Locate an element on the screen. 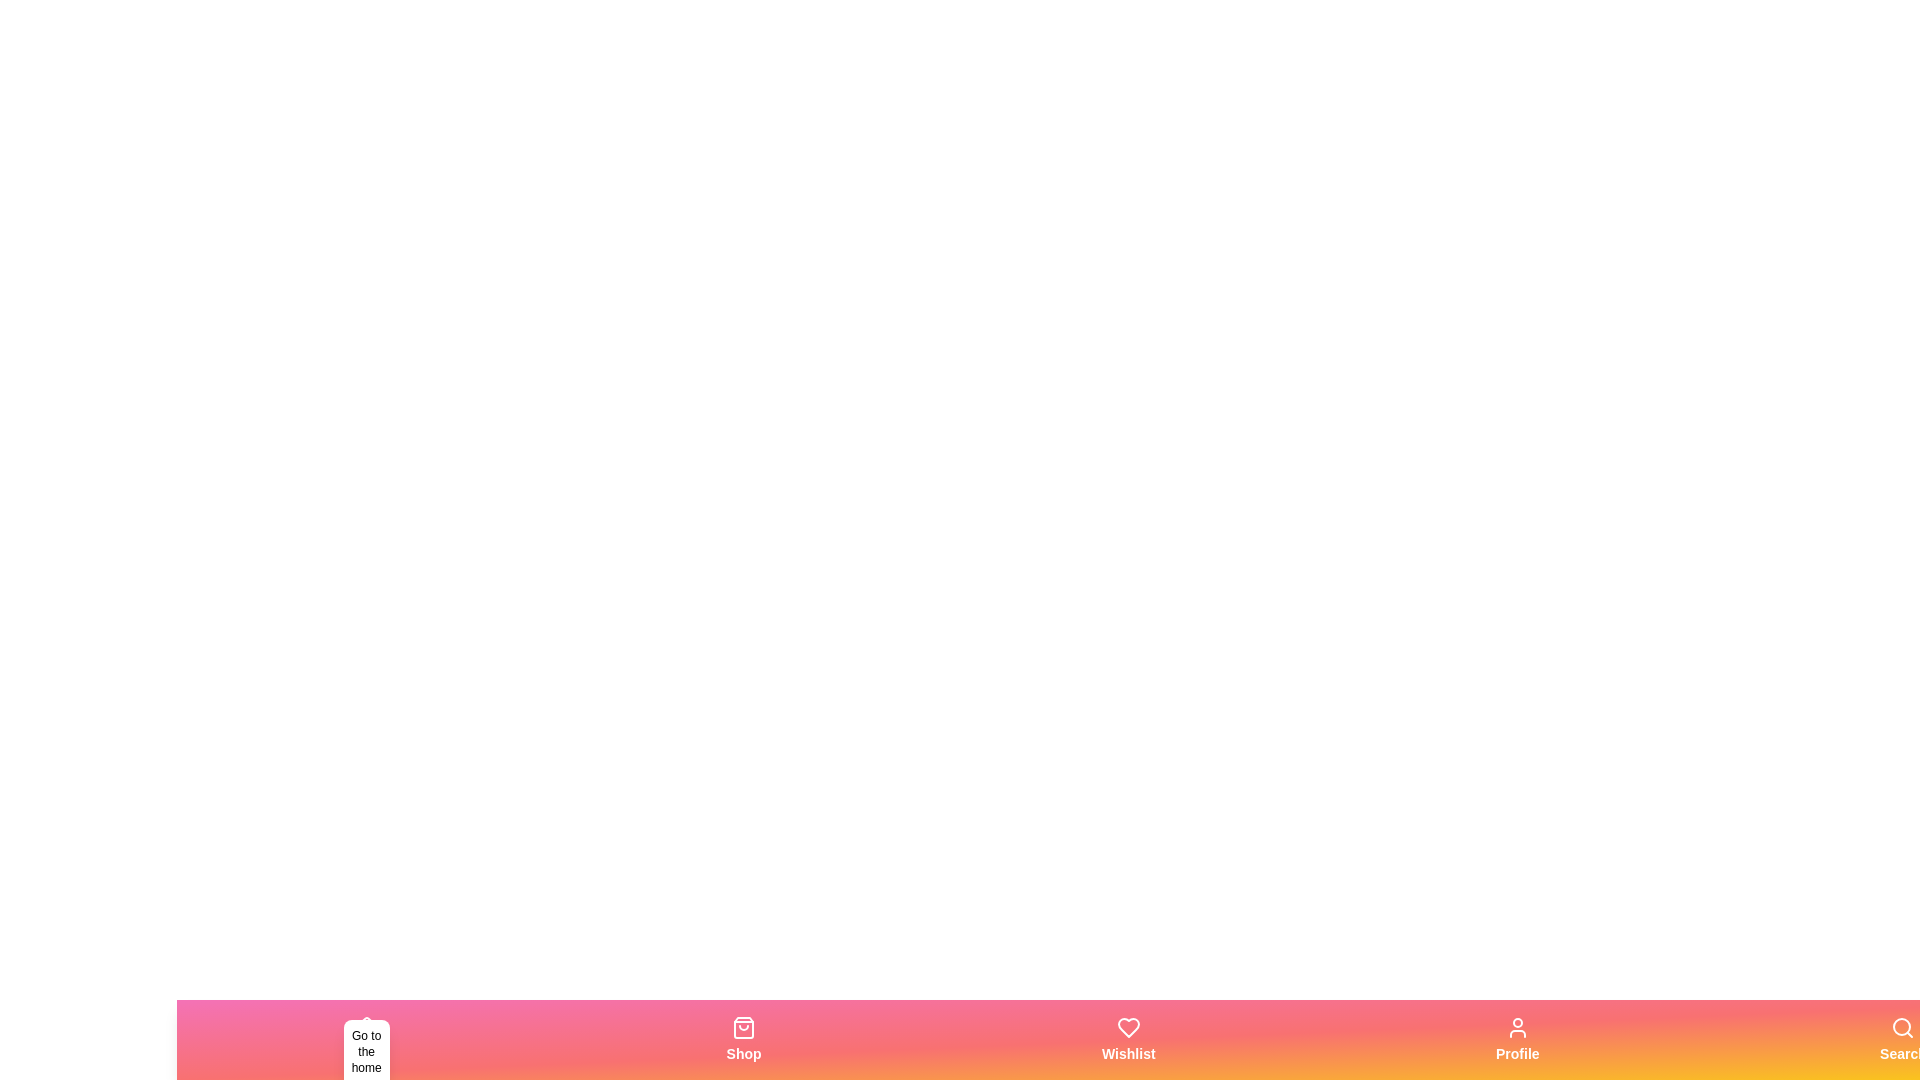 The width and height of the screenshot is (1920, 1080). the Search tab in the bottom navigation bar is located at coordinates (1901, 1039).